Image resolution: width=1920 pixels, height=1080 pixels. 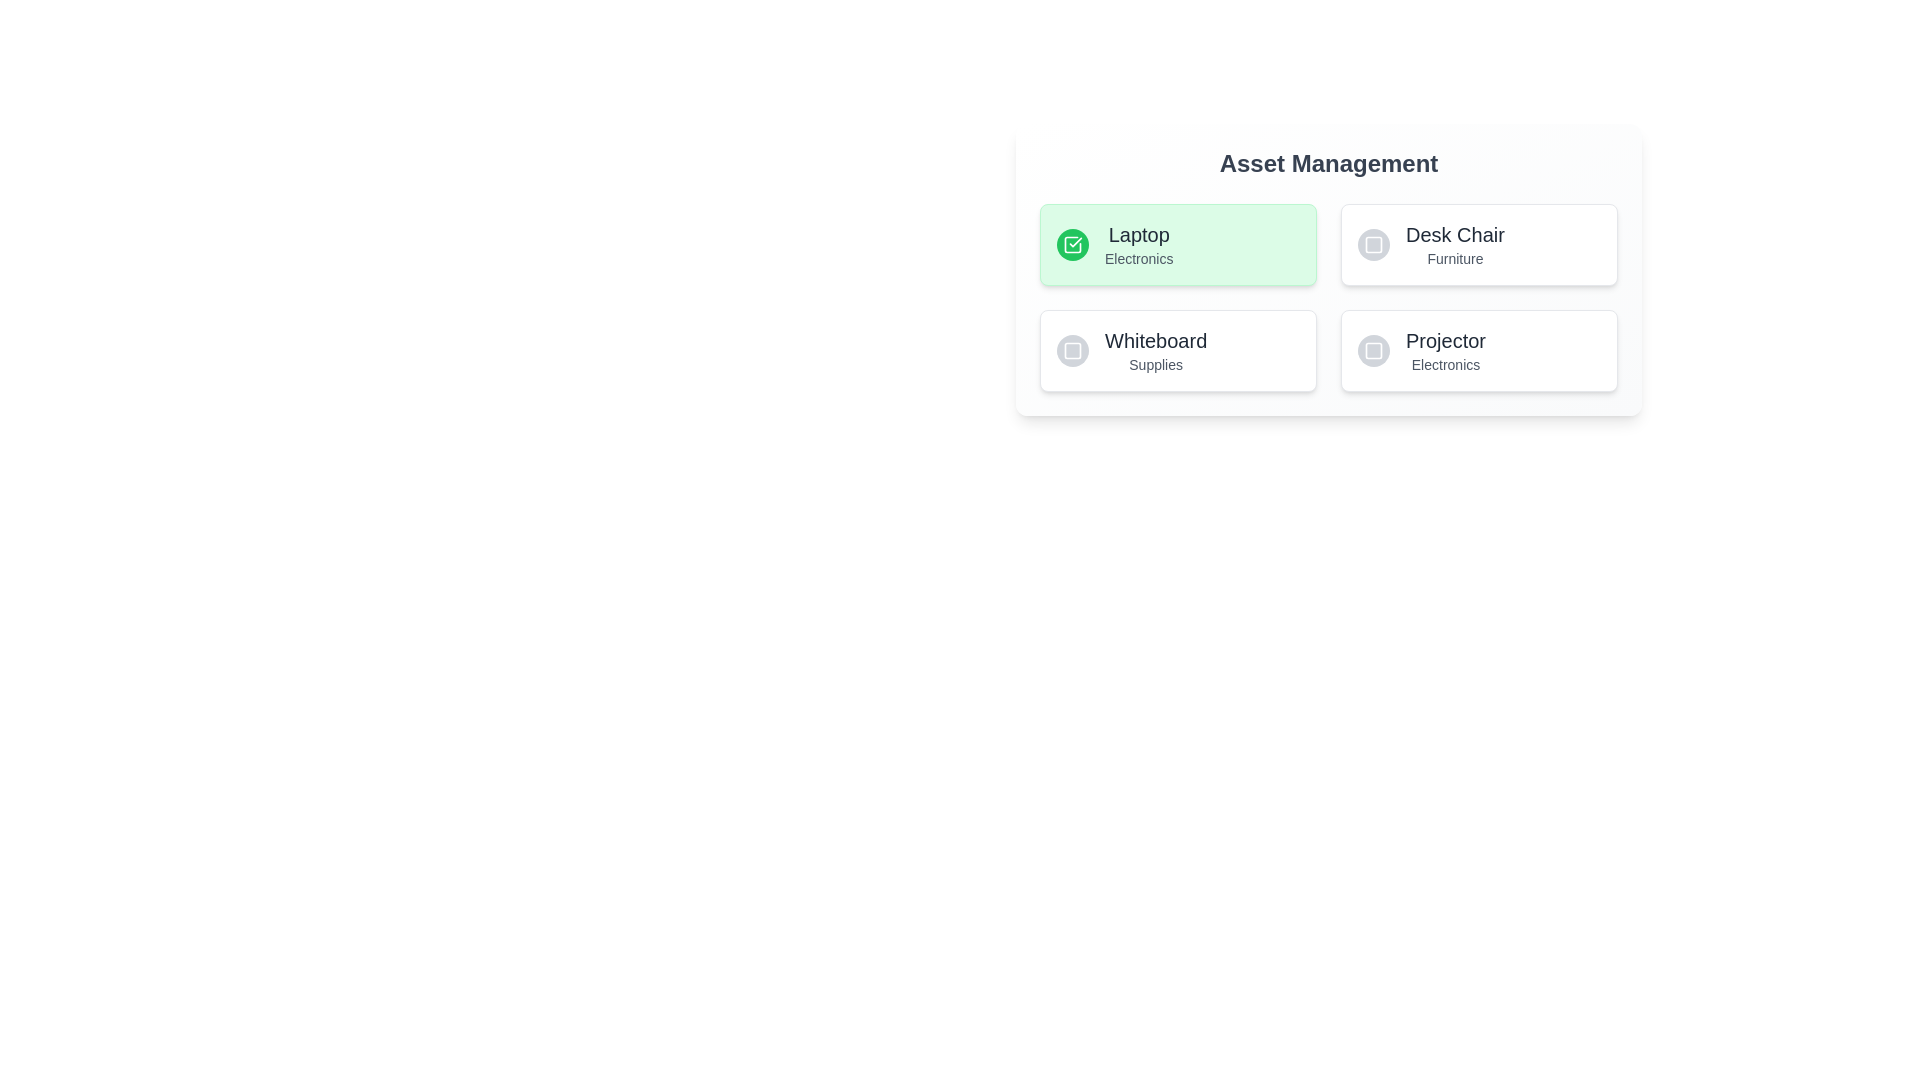 I want to click on the asset item identified by Laptop, so click(x=1178, y=244).